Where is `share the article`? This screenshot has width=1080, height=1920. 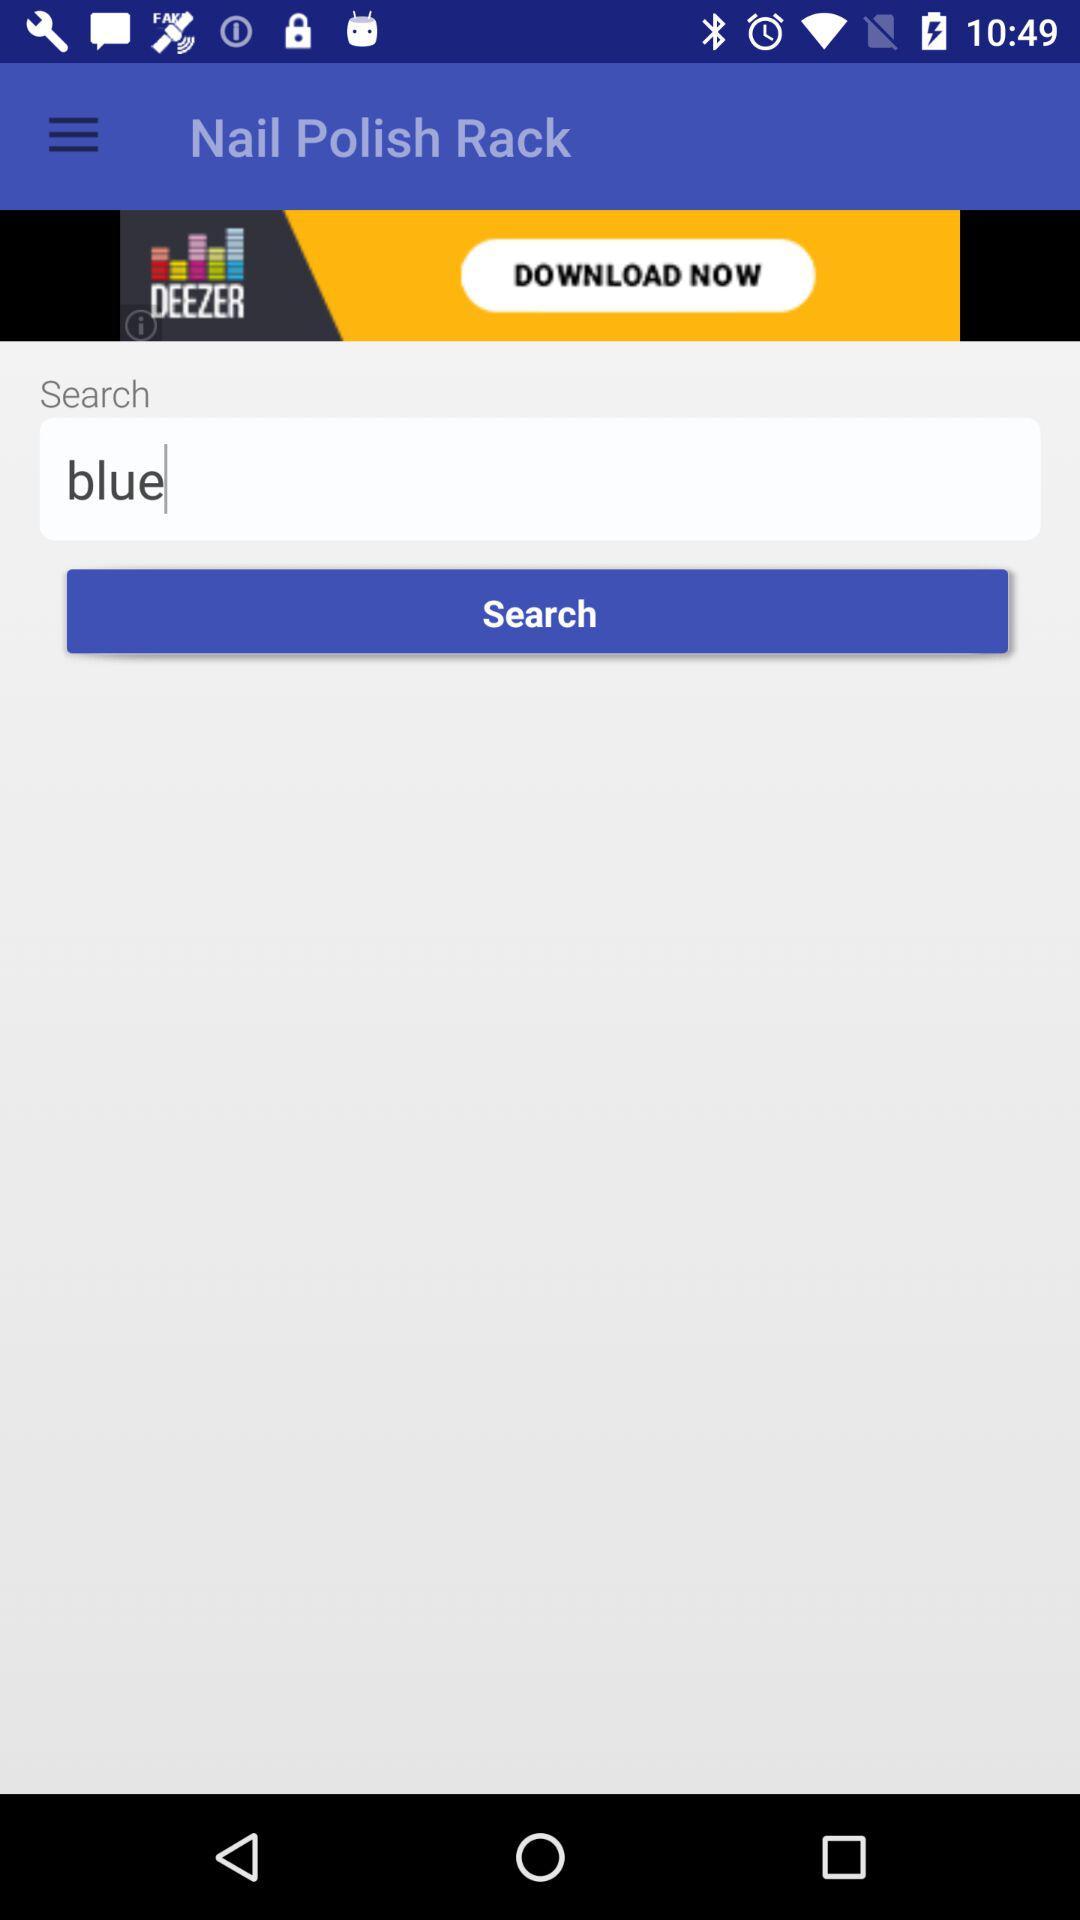 share the article is located at coordinates (540, 274).